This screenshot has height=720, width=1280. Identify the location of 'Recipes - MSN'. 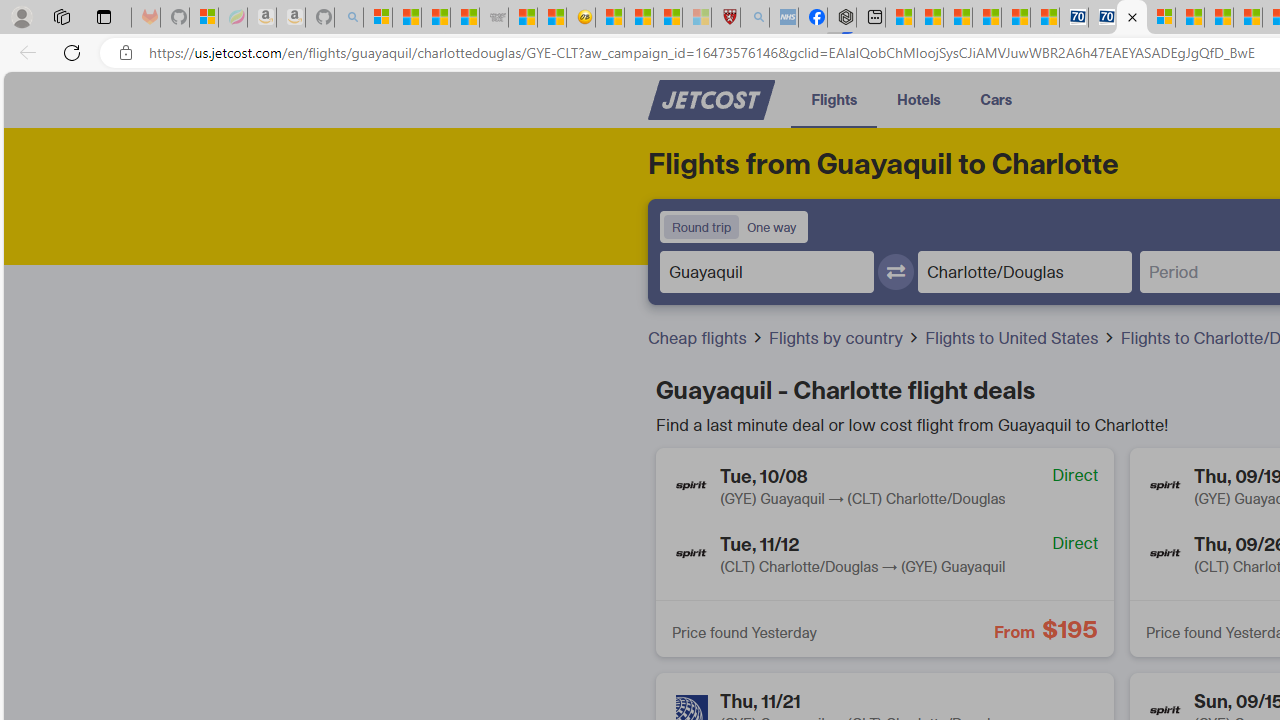
(609, 17).